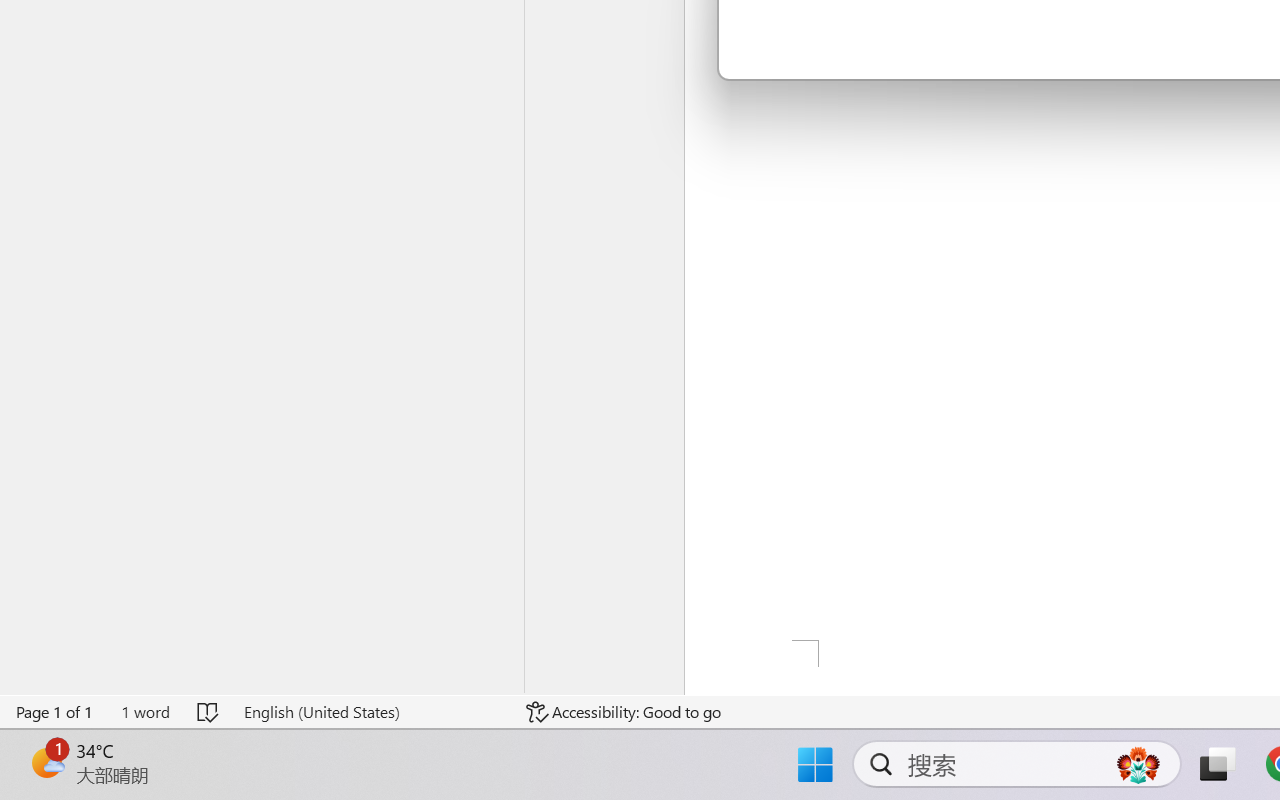  What do you see at coordinates (623, 711) in the screenshot?
I see `'Accessibility Checker Accessibility: Good to go'` at bounding box center [623, 711].